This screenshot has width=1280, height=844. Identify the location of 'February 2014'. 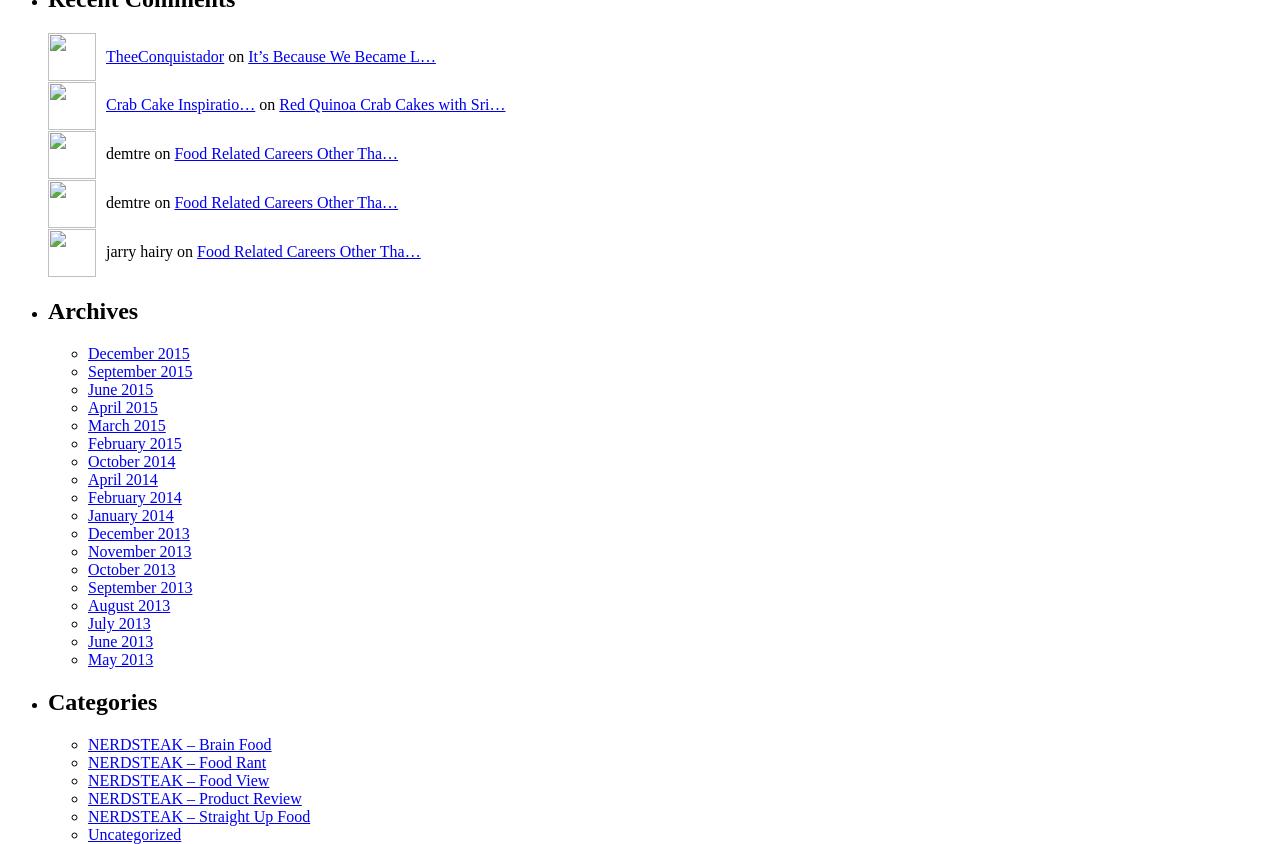
(133, 495).